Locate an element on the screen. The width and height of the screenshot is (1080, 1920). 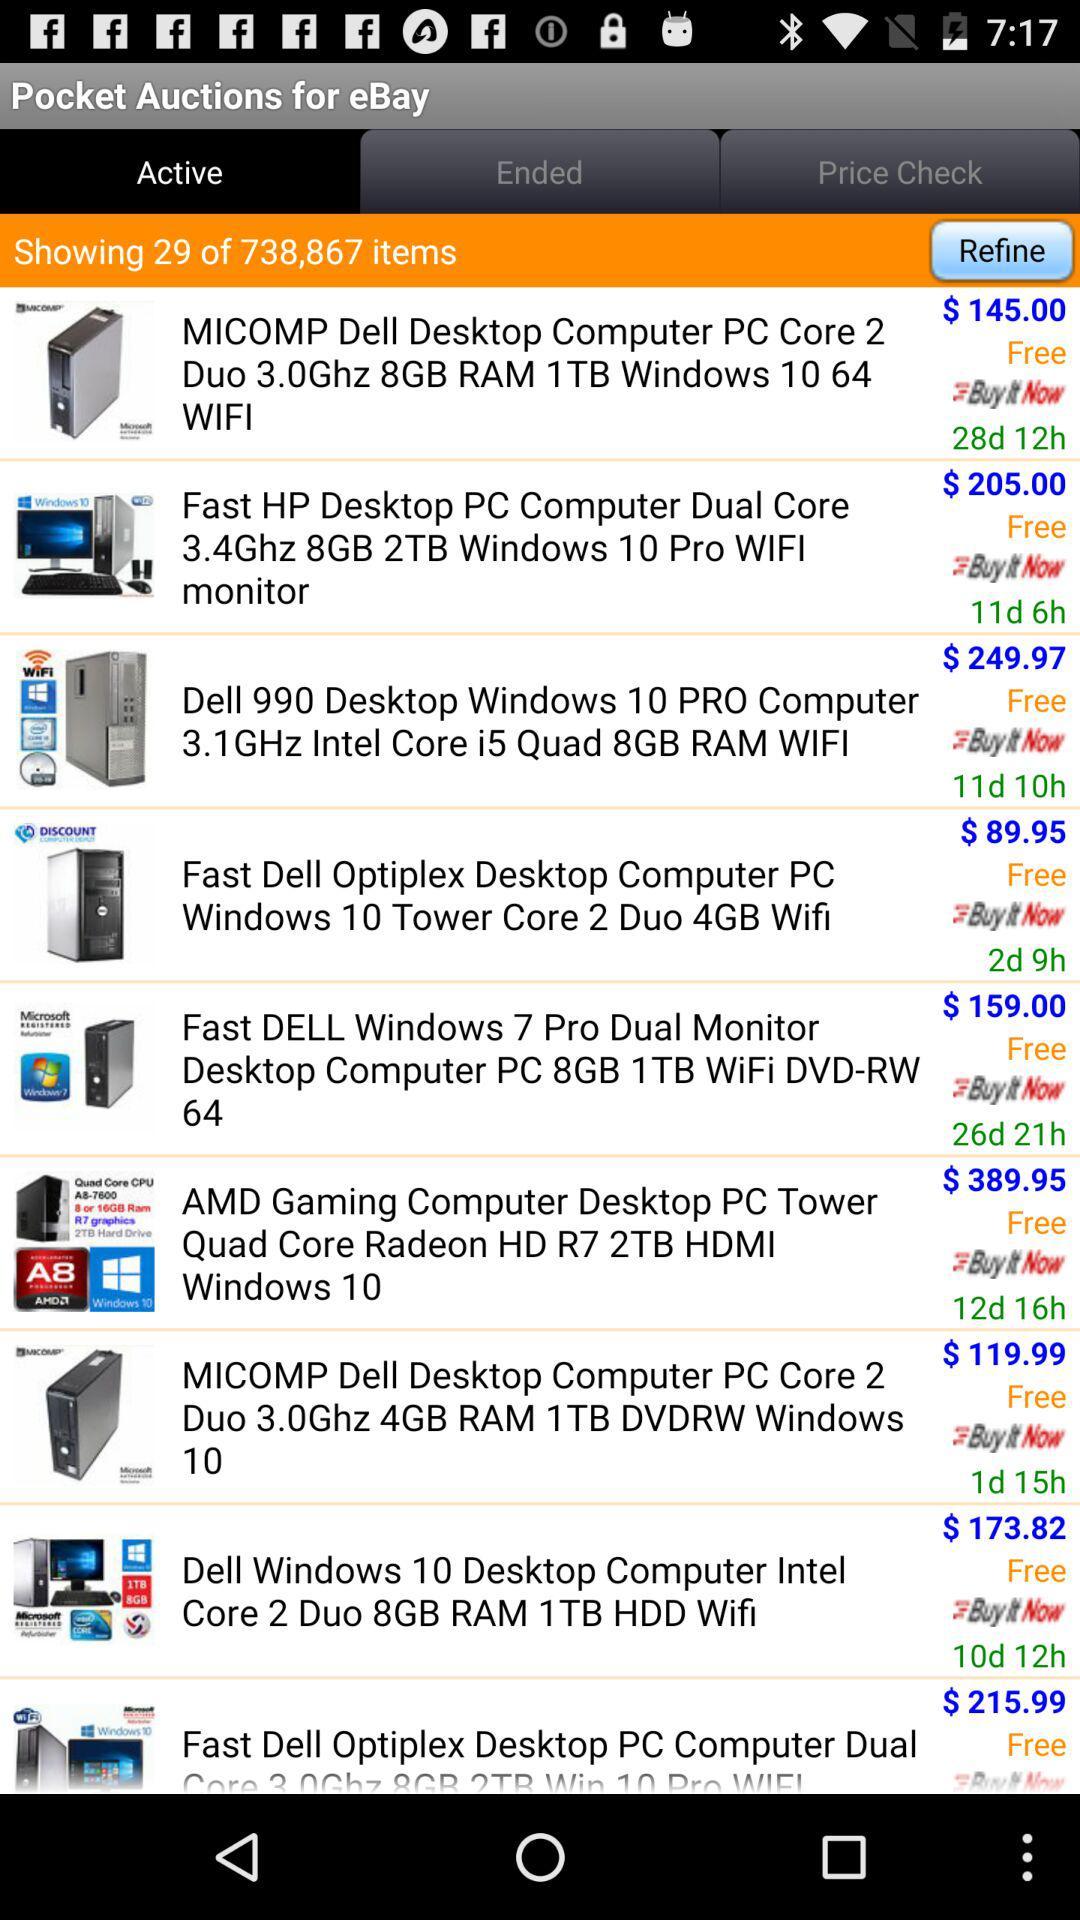
the item next to dell 990 desktop is located at coordinates (1004, 656).